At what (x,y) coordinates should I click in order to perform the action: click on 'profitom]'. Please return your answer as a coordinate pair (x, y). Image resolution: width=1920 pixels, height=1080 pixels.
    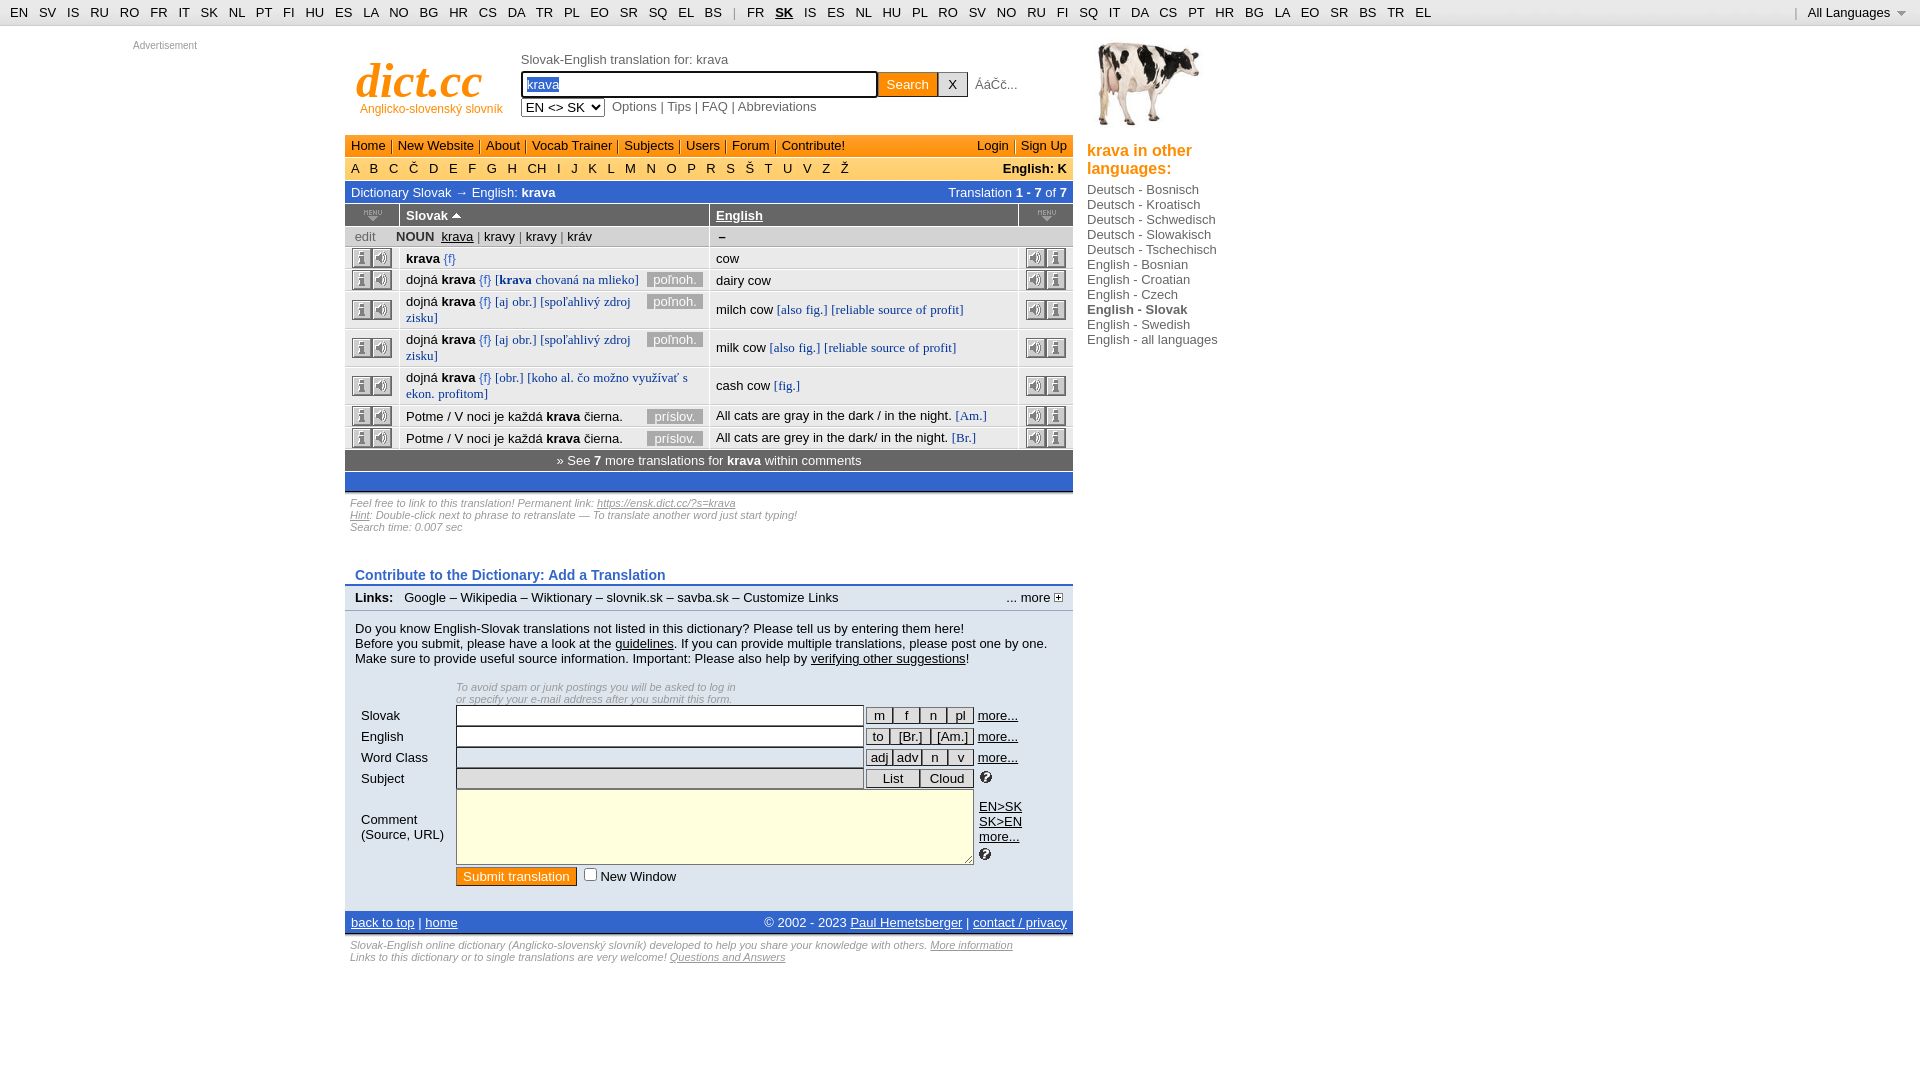
    Looking at the image, I should click on (461, 393).